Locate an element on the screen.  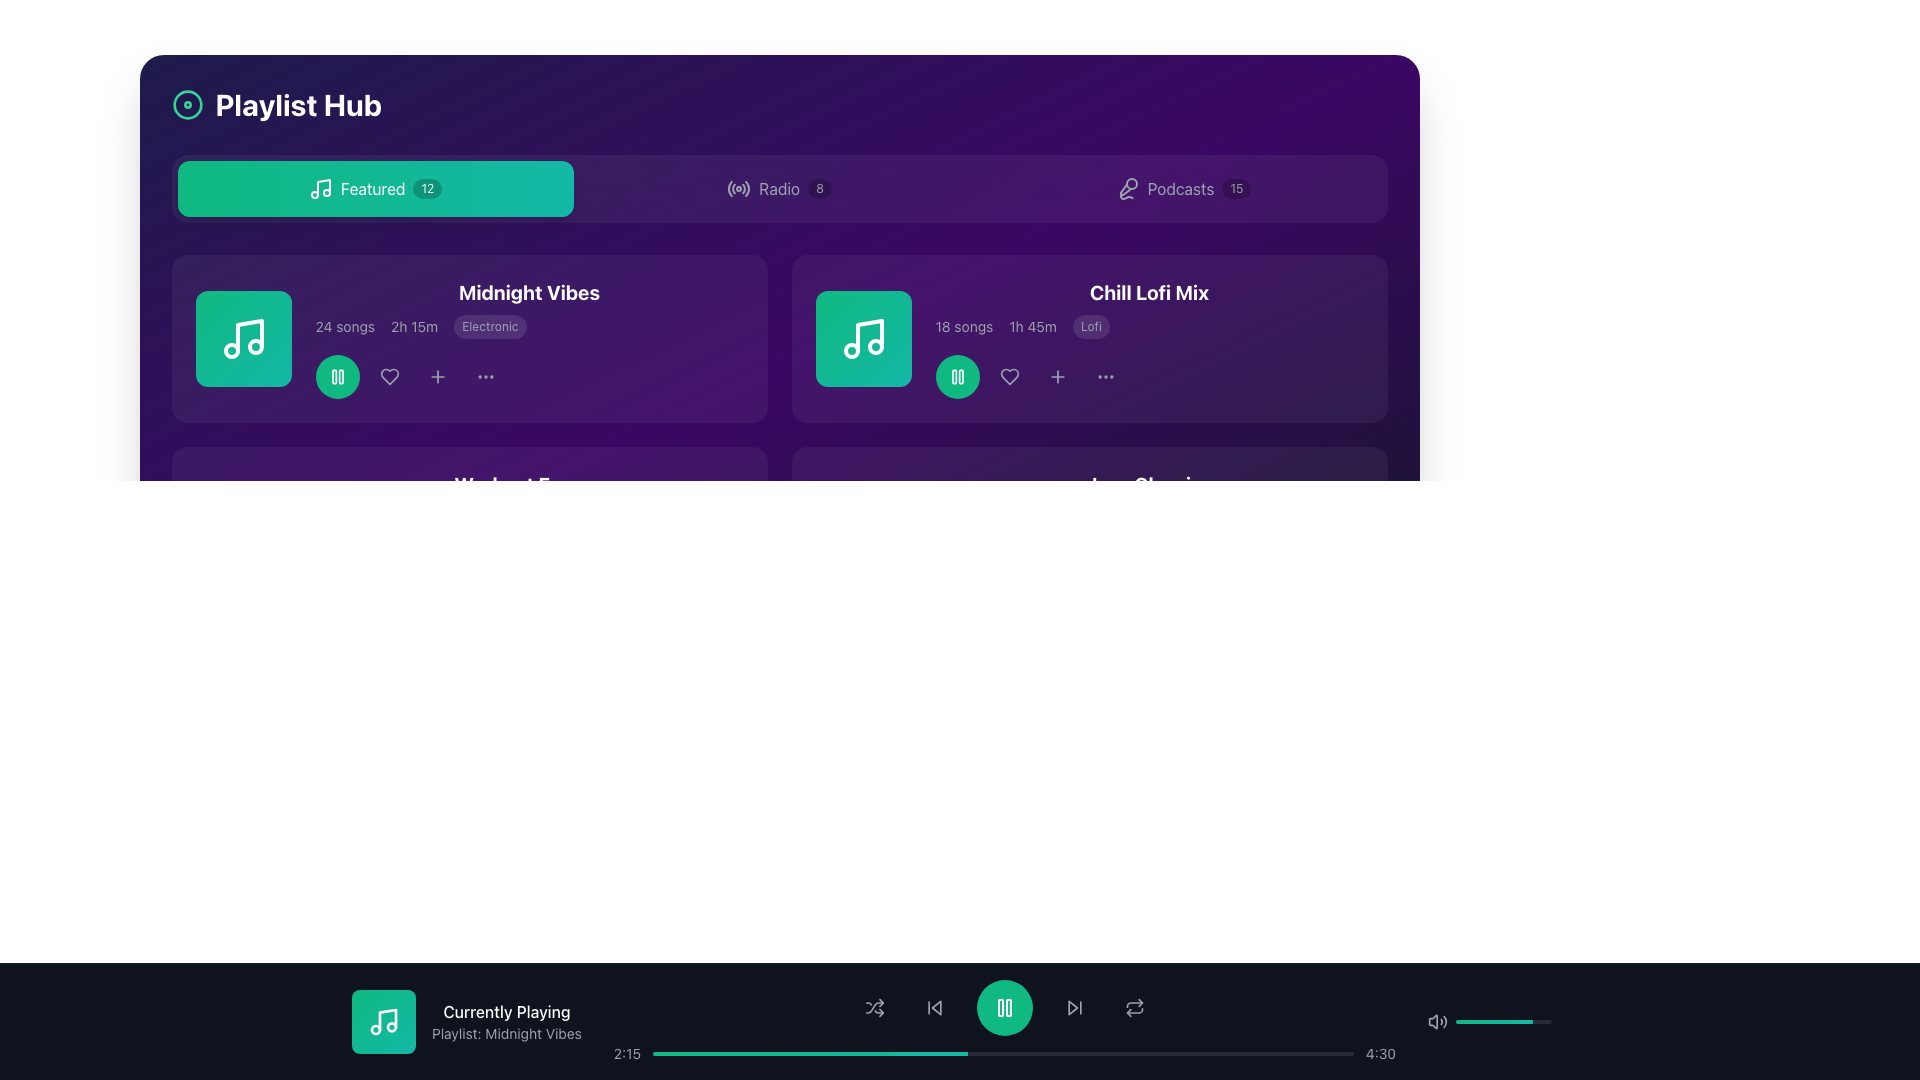
the left-pointing double-chevron button in the bottom control bar is located at coordinates (933, 1007).